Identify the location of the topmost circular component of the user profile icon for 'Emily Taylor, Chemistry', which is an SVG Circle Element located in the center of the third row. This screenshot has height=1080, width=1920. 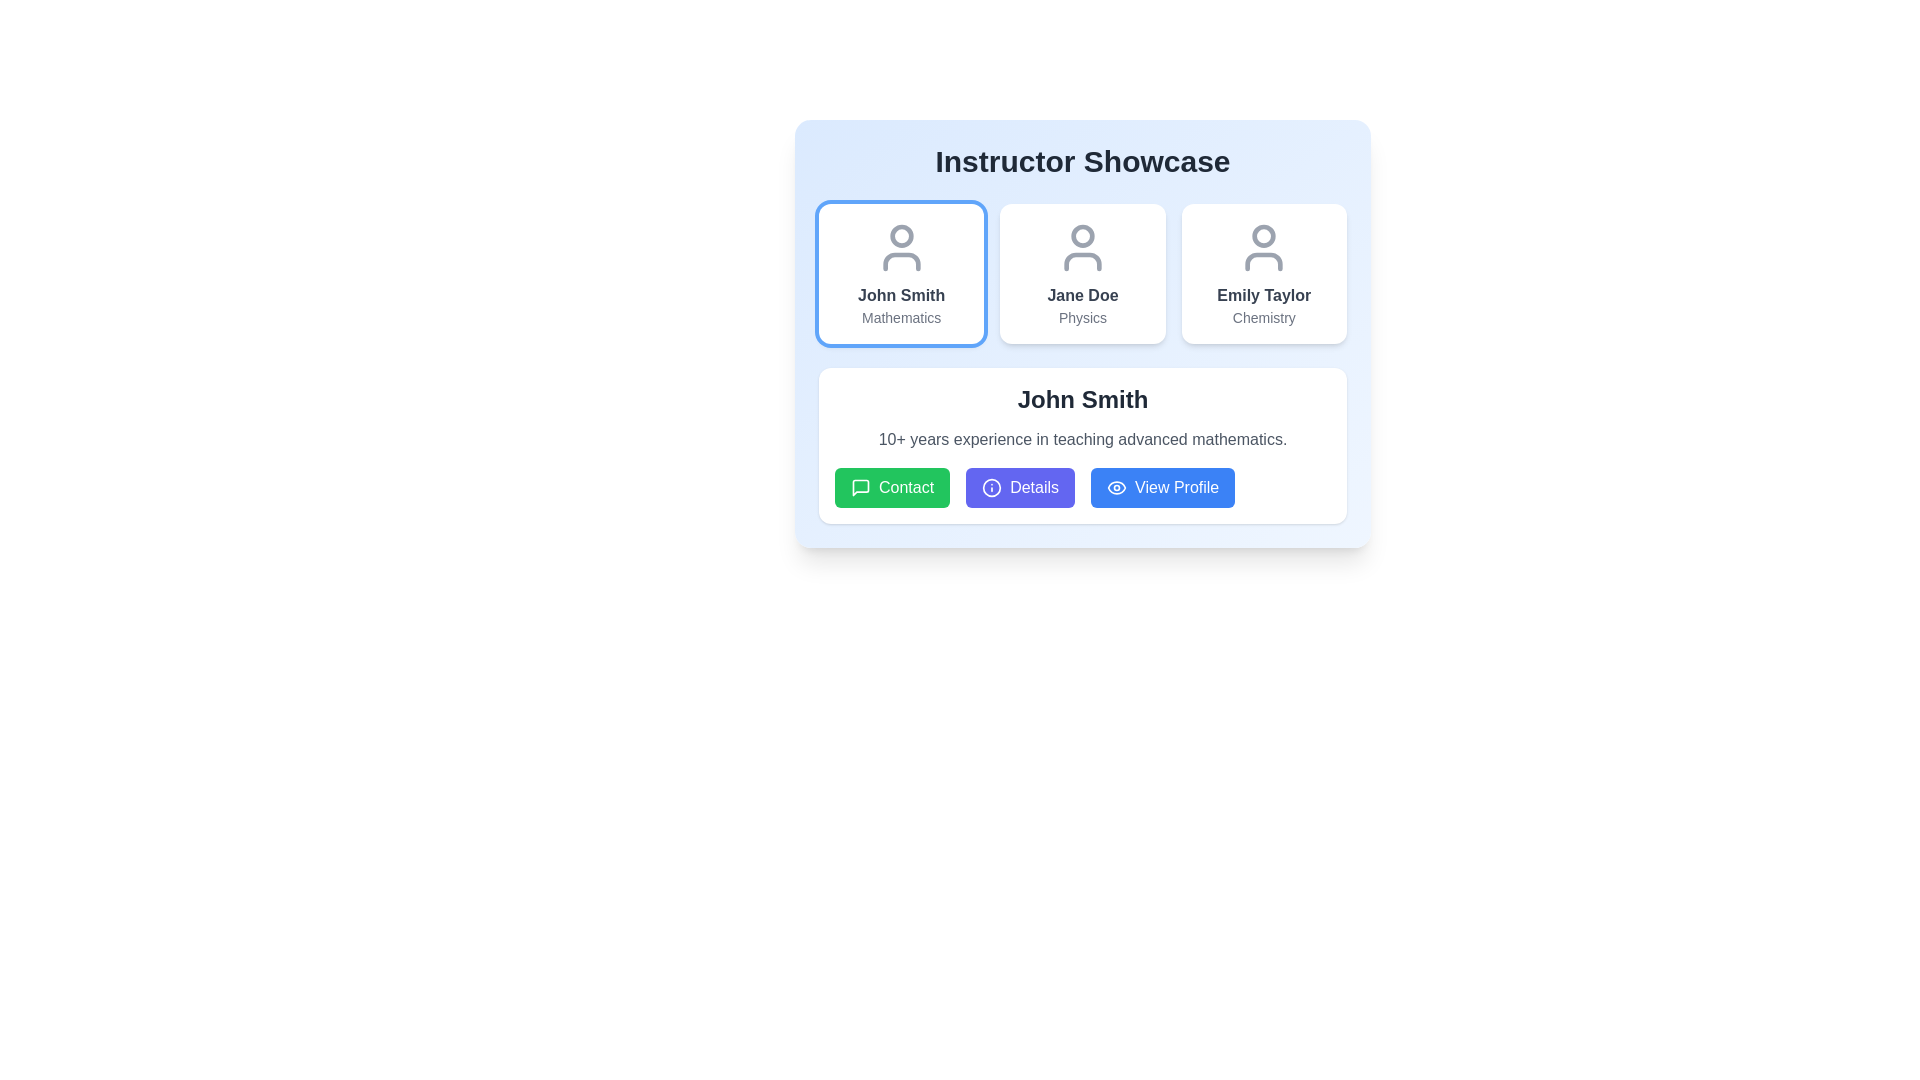
(1263, 235).